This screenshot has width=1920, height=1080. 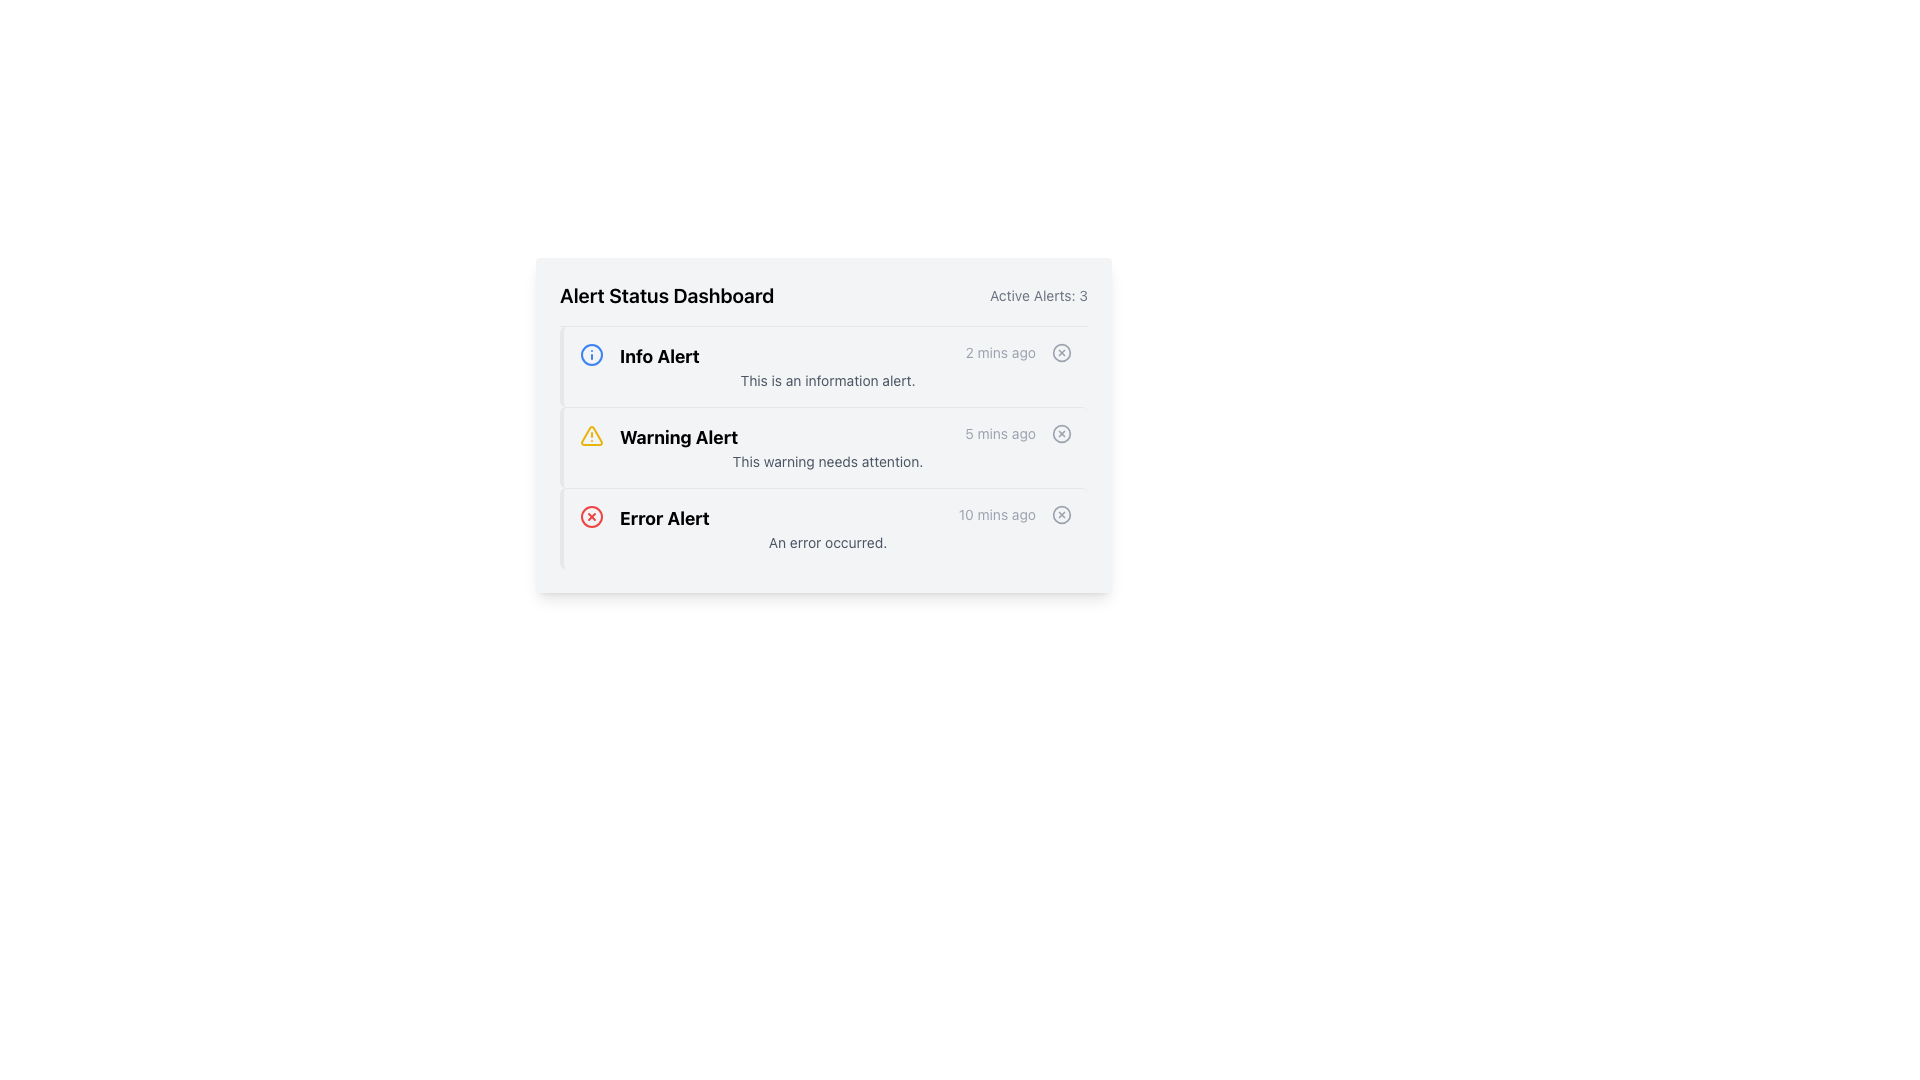 What do you see at coordinates (824, 366) in the screenshot?
I see `the Notification Panel displaying the 'Info Alert' title with a blue theme, located centrally in the upper portion of the interface` at bounding box center [824, 366].